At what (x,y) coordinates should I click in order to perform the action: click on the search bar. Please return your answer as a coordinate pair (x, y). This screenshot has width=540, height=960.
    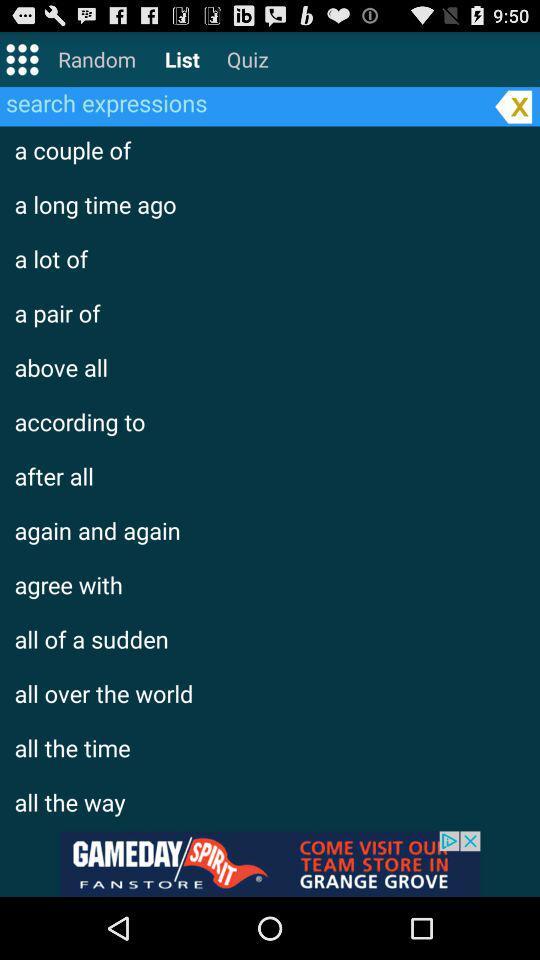
    Looking at the image, I should click on (513, 106).